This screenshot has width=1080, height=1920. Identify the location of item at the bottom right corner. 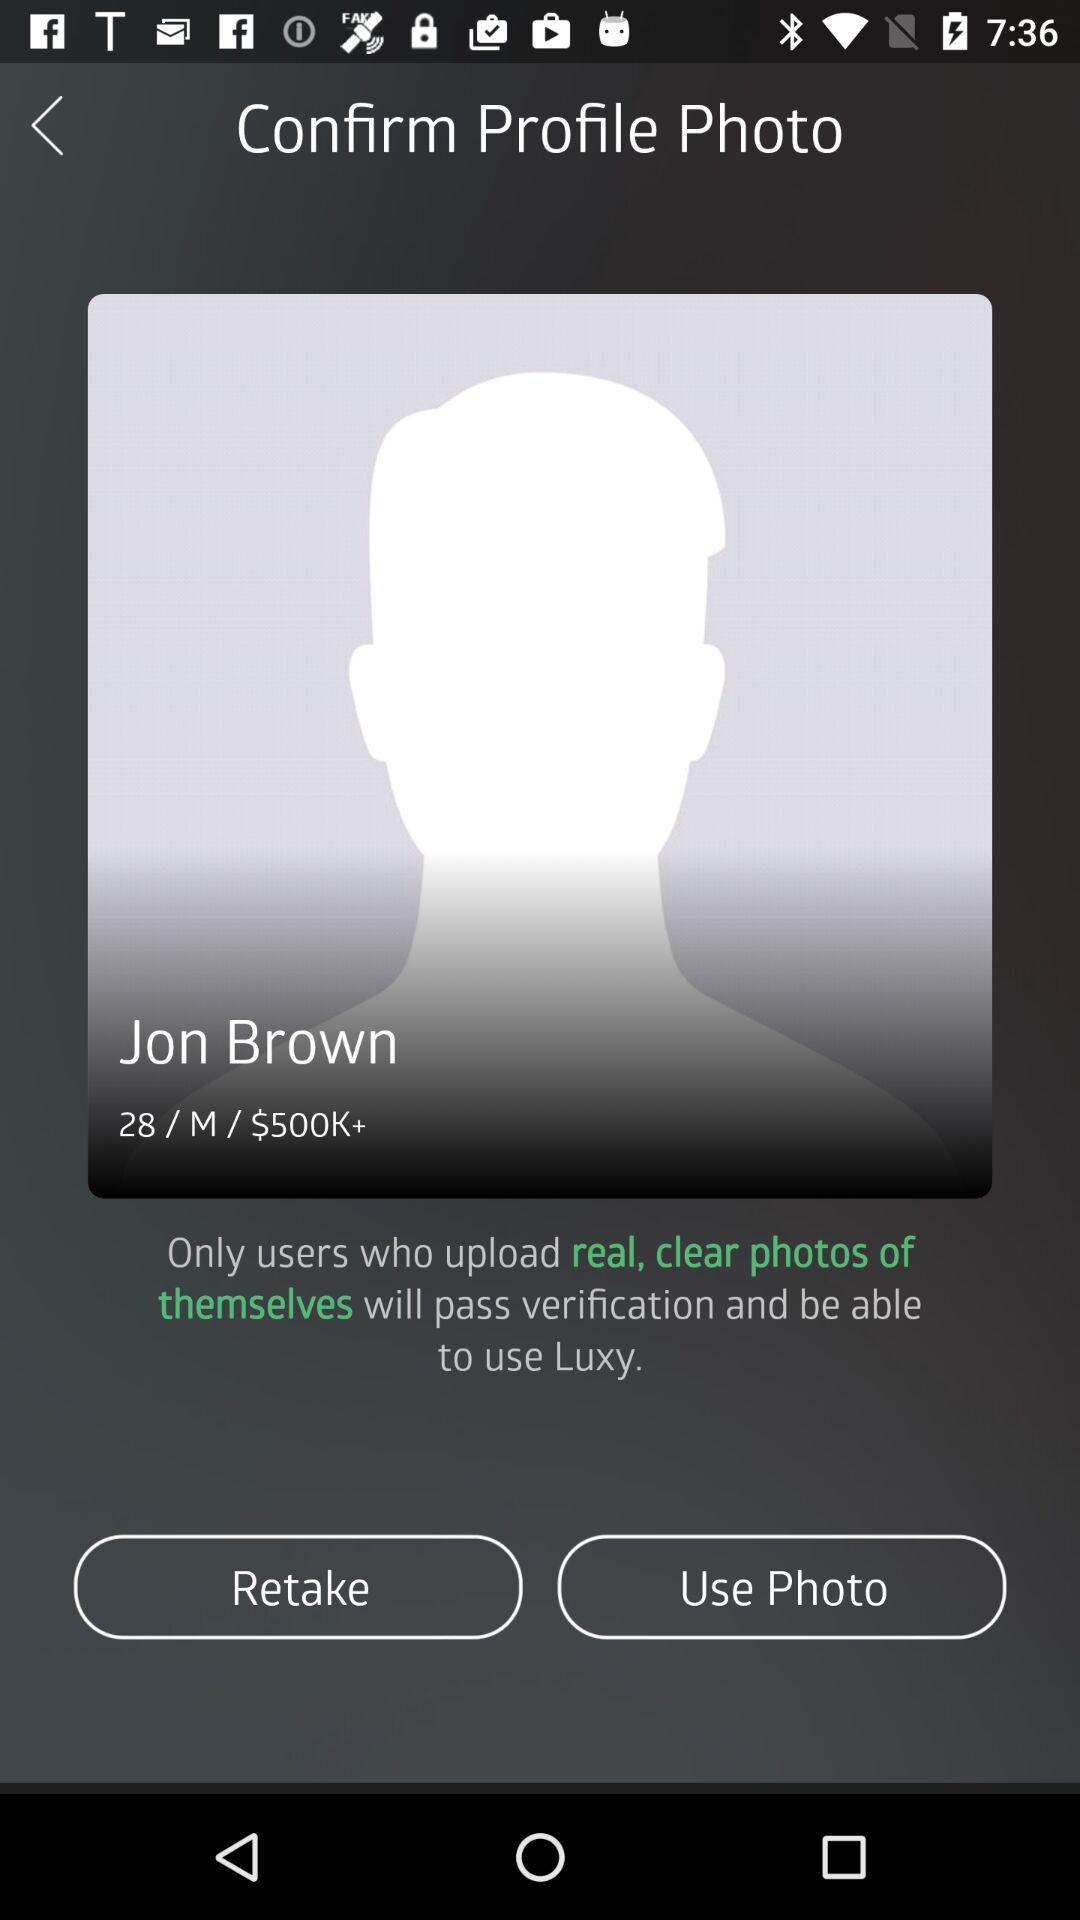
(780, 1586).